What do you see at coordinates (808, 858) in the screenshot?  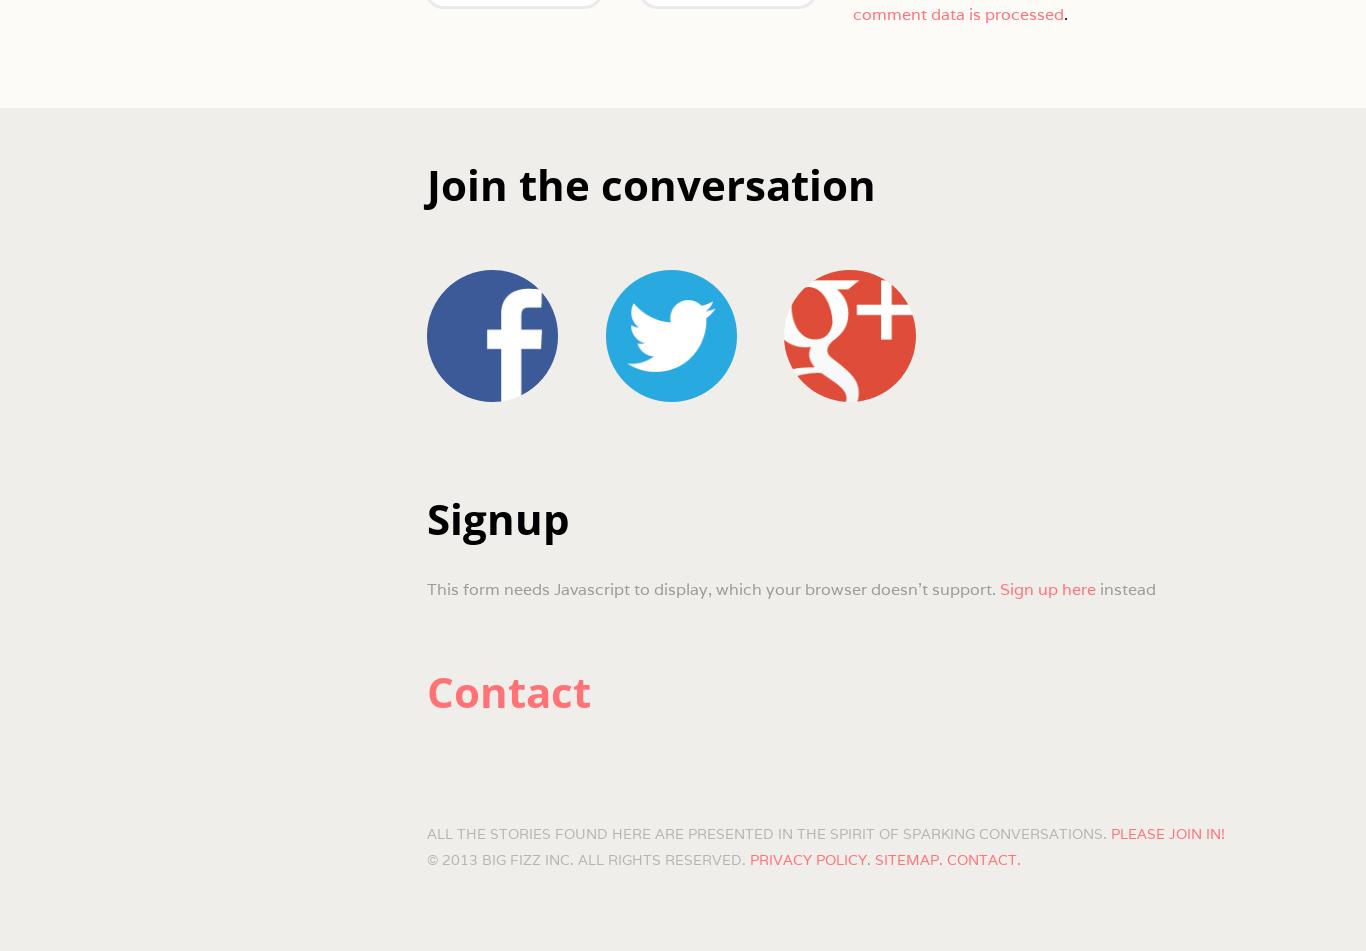 I see `'Privacy Policy.'` at bounding box center [808, 858].